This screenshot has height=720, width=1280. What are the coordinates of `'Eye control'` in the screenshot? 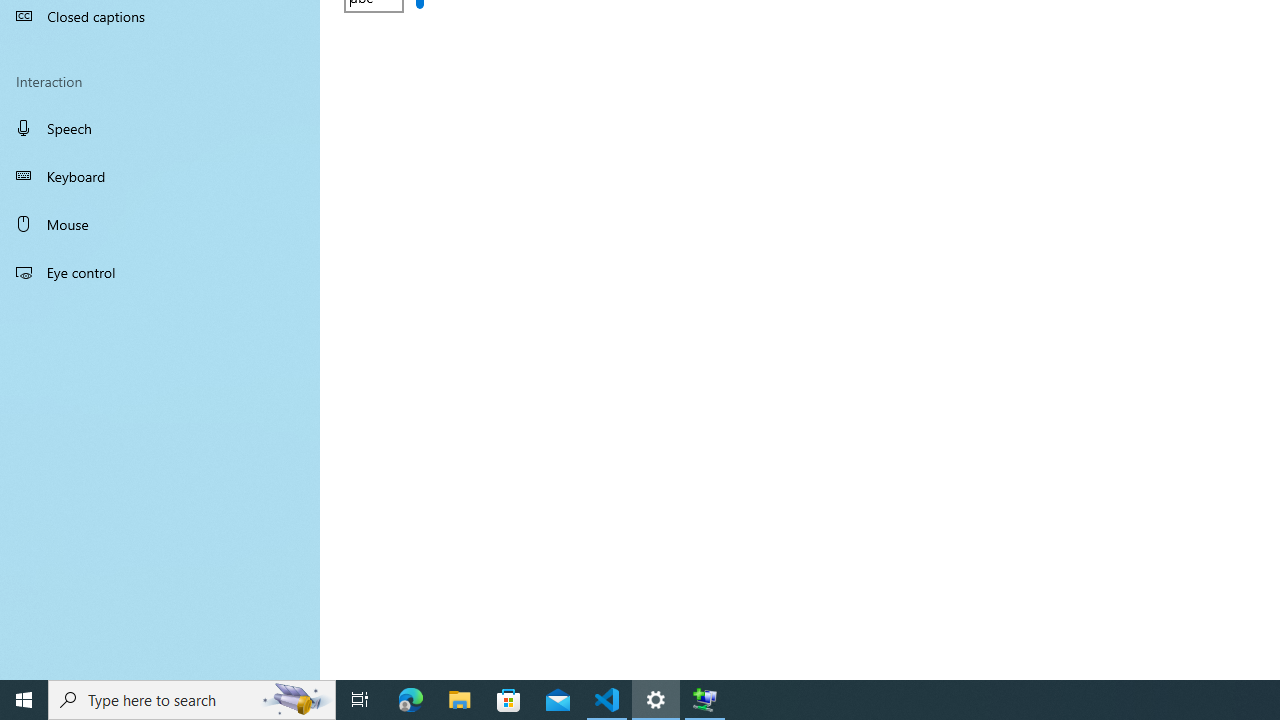 It's located at (160, 271).